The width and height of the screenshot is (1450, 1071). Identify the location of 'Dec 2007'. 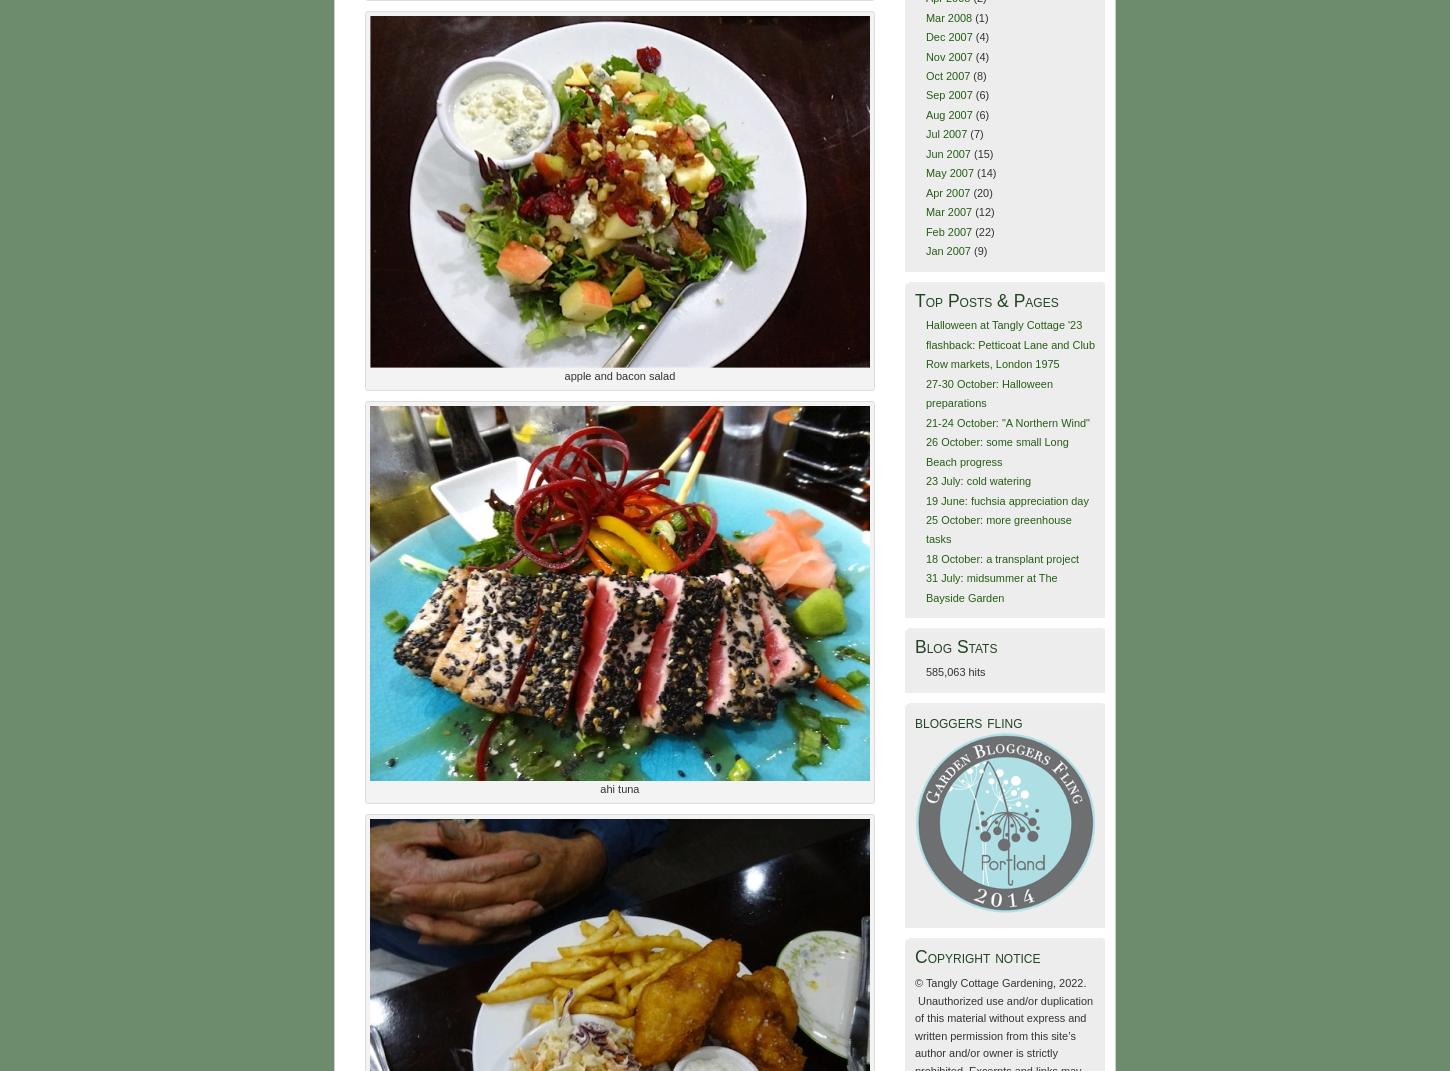
(923, 35).